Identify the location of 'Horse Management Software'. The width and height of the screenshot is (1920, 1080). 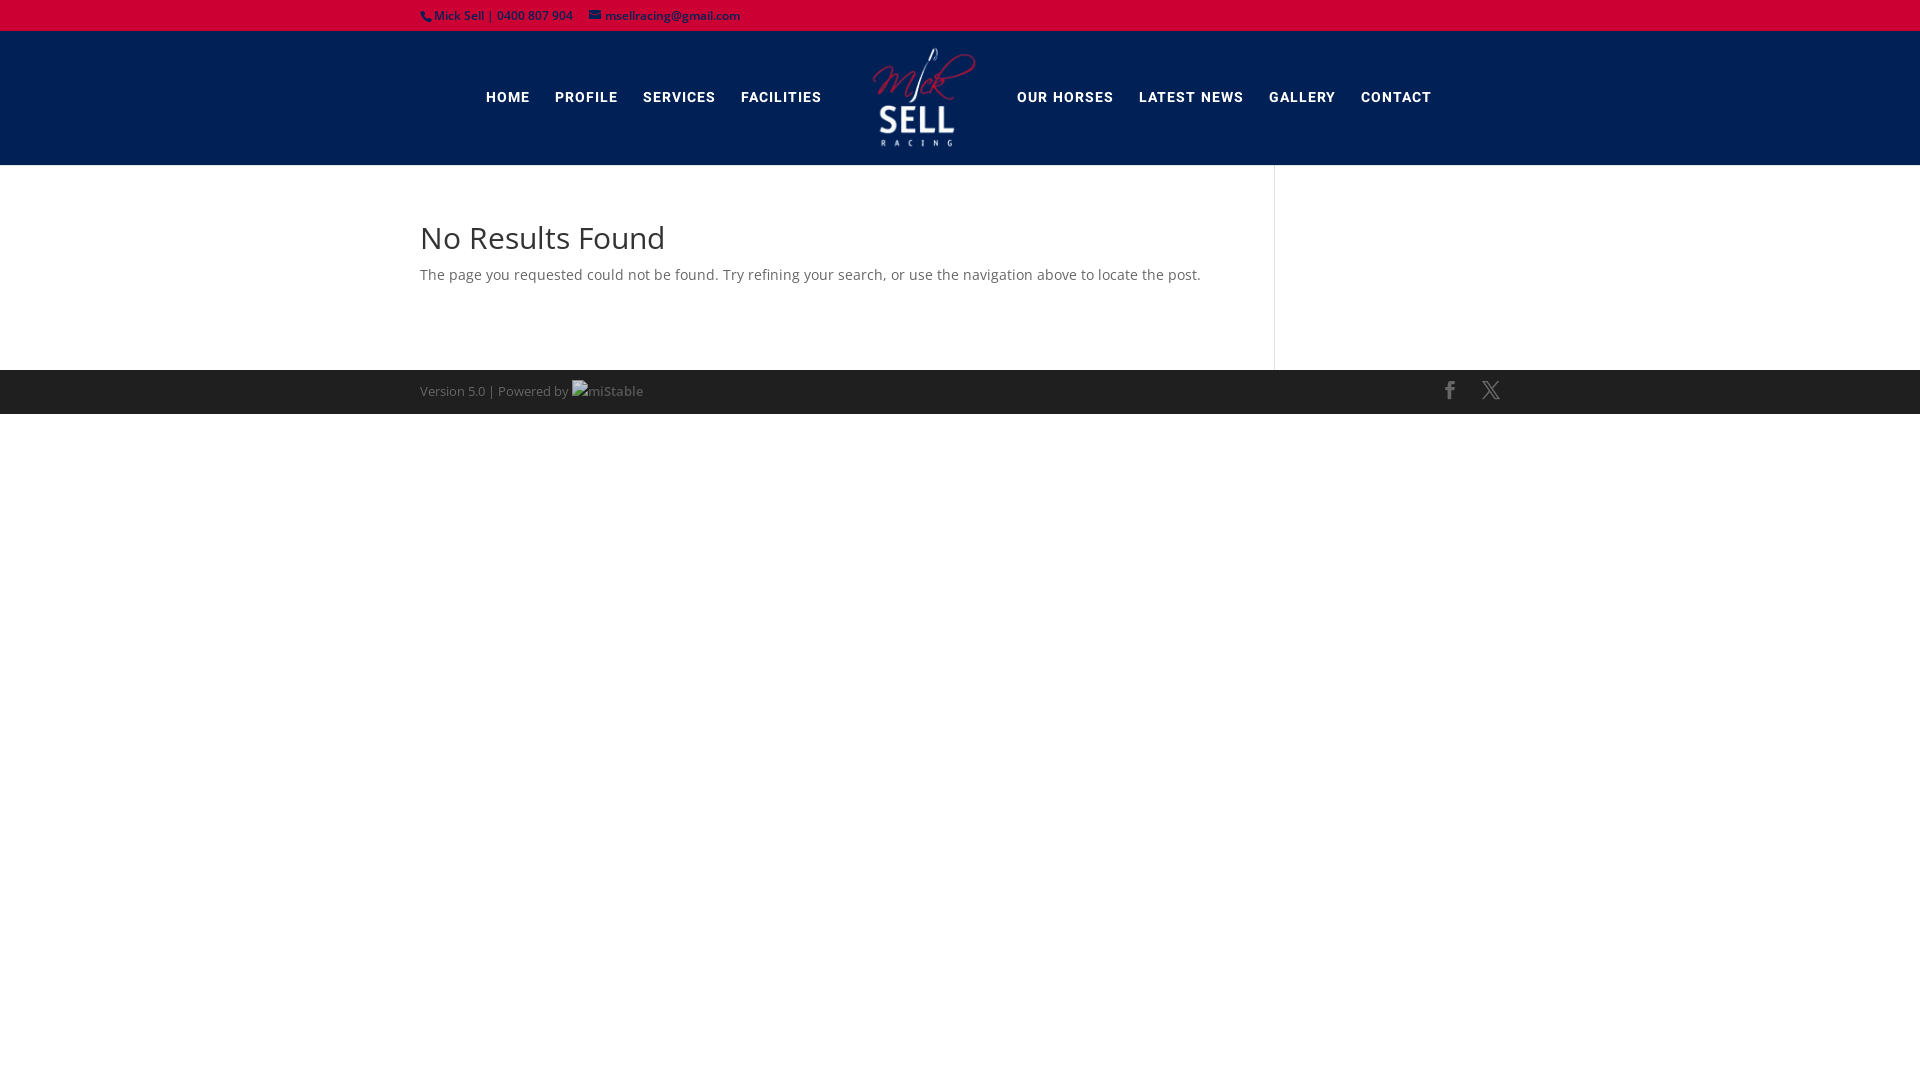
(606, 390).